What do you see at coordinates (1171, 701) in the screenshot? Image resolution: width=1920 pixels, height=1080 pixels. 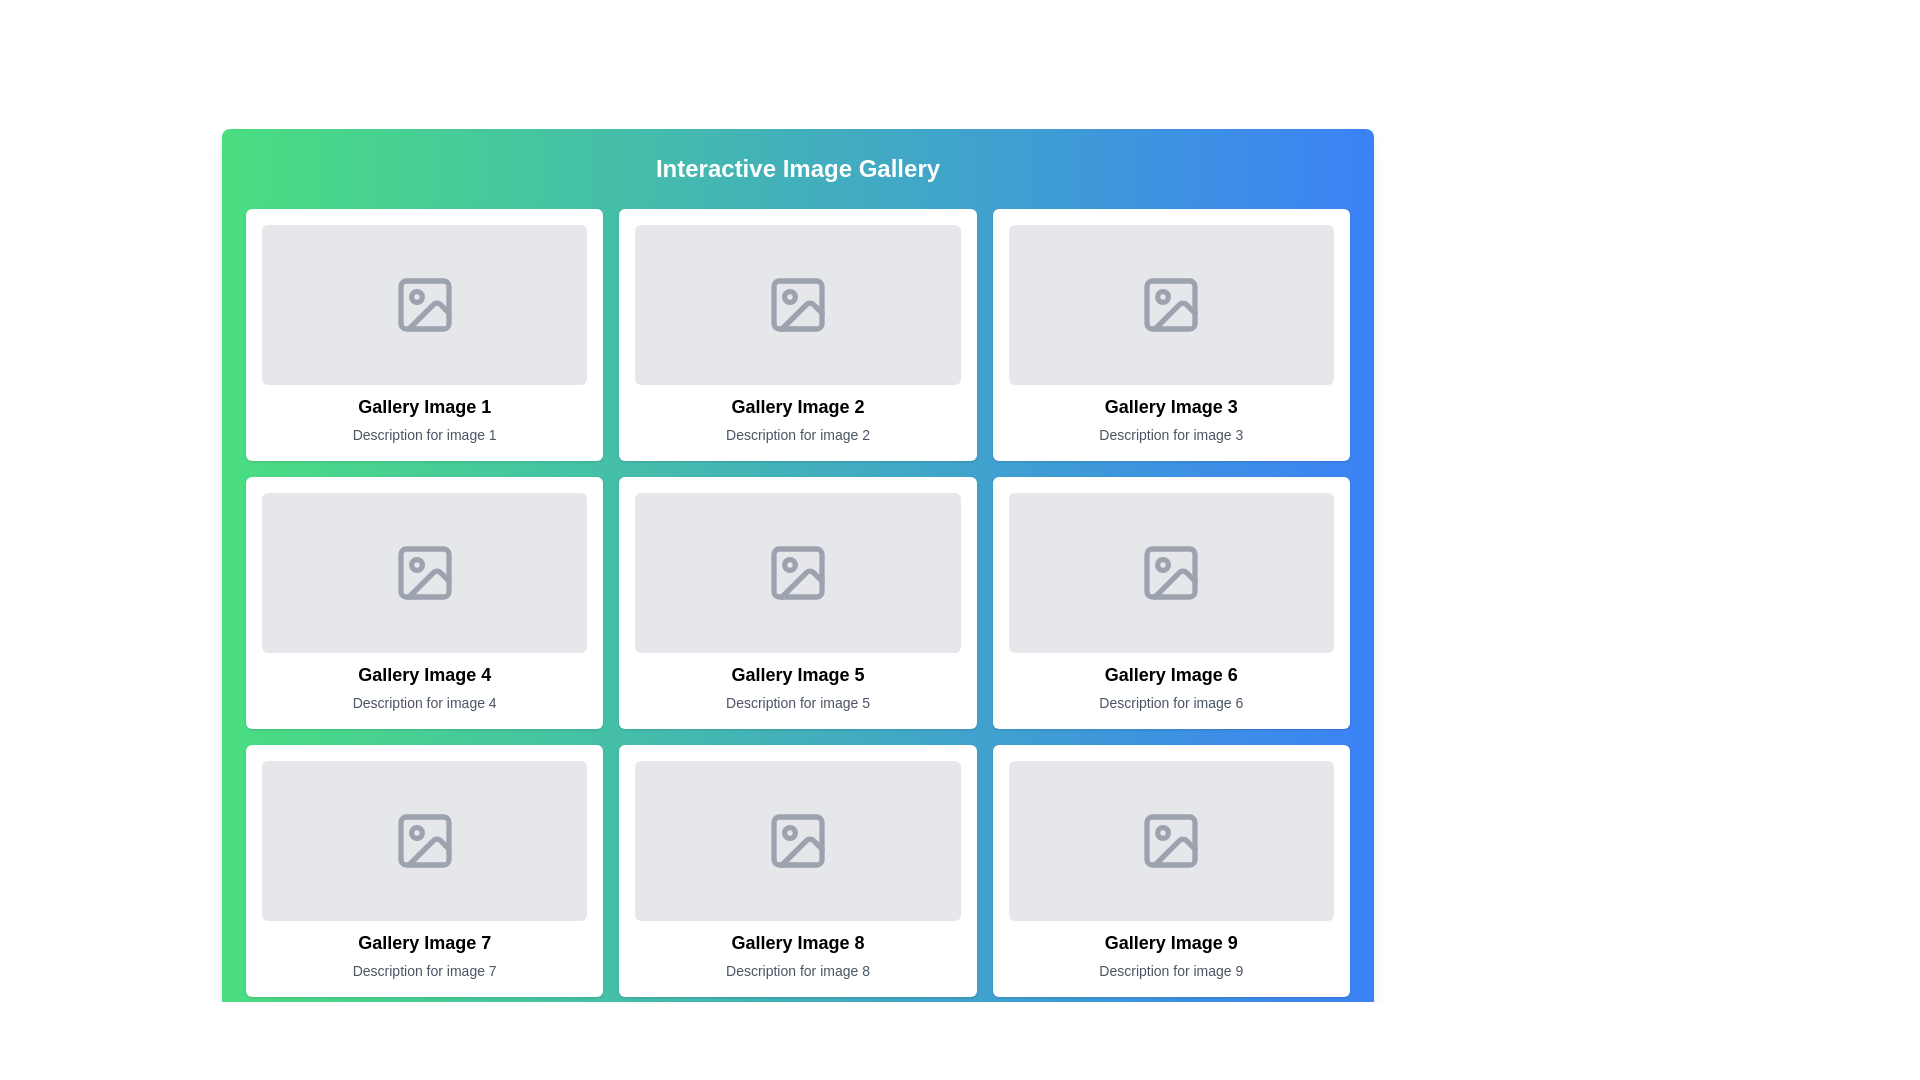 I see `the text label providing context for 'Gallery Image 6', positioned below the title in the sixth cell of the 3x3 grid layout` at bounding box center [1171, 701].